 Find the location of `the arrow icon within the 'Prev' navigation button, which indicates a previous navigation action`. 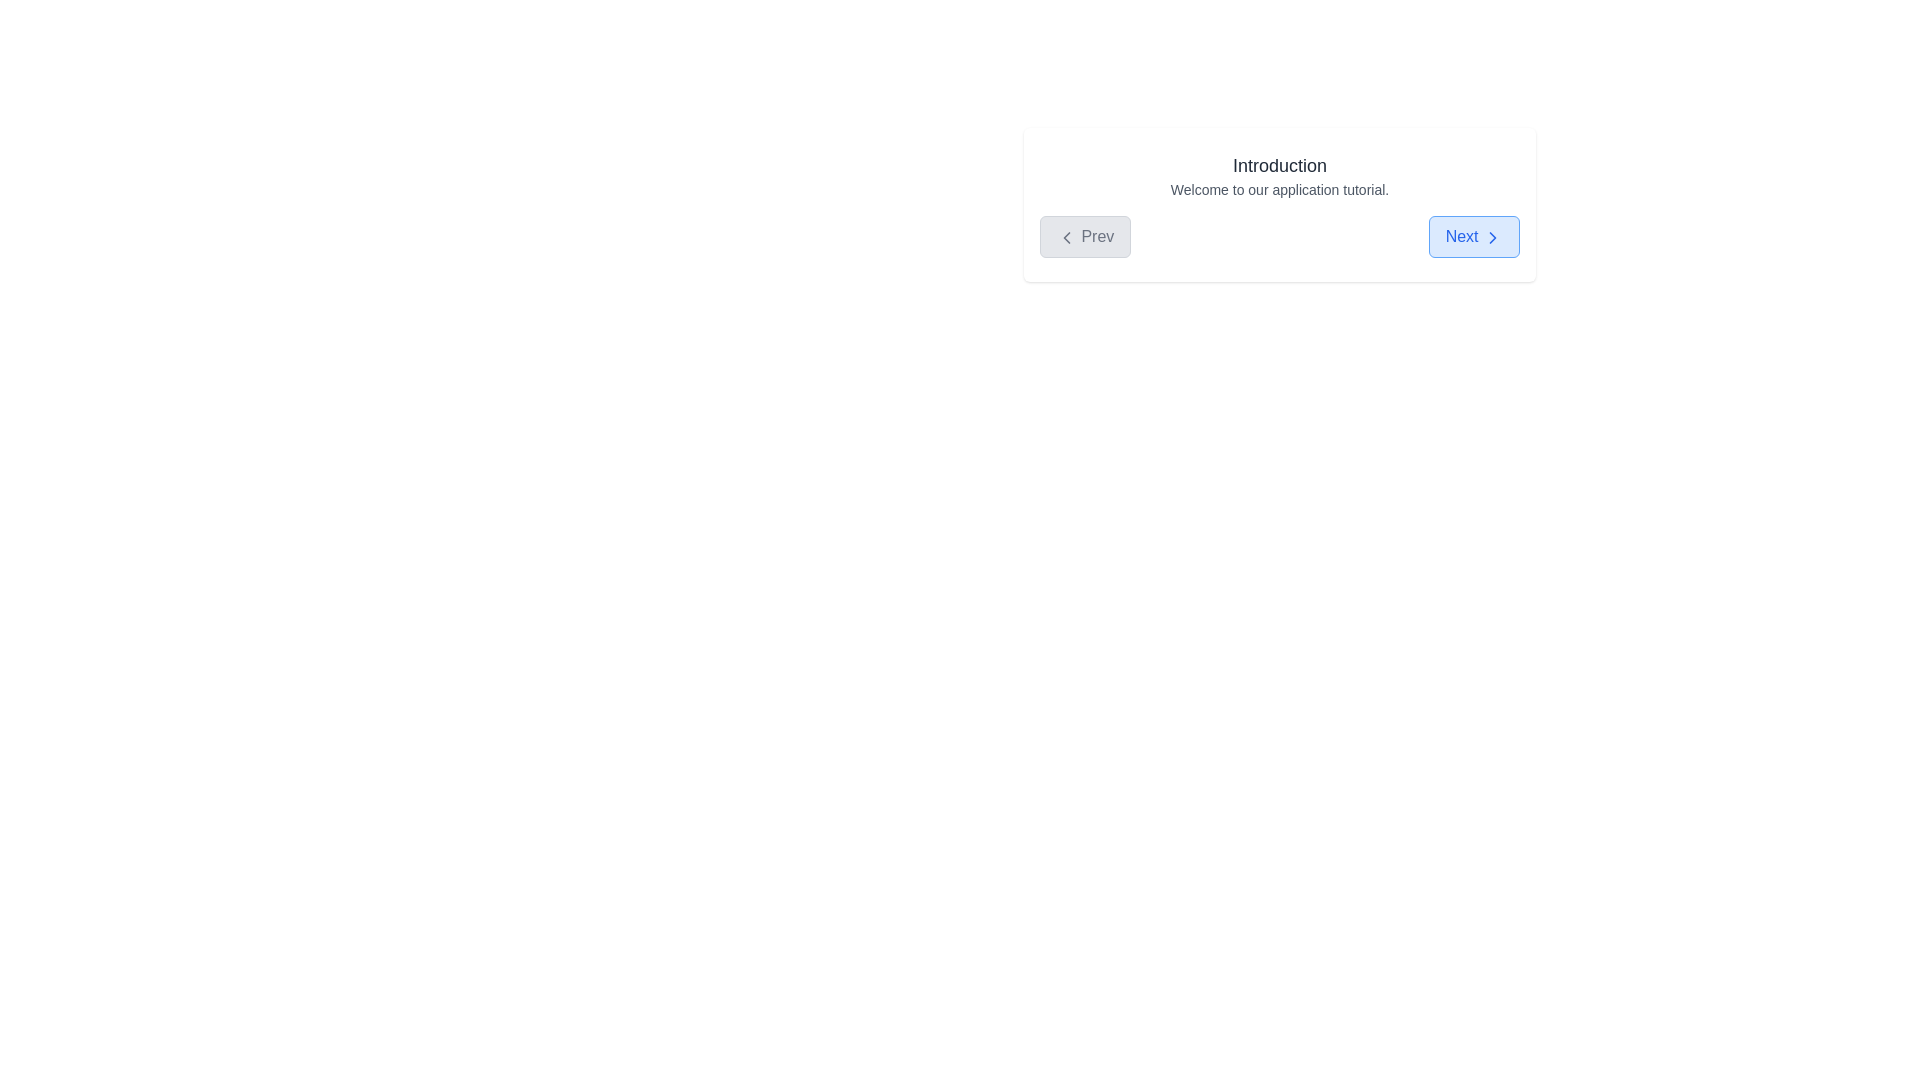

the arrow icon within the 'Prev' navigation button, which indicates a previous navigation action is located at coordinates (1065, 235).